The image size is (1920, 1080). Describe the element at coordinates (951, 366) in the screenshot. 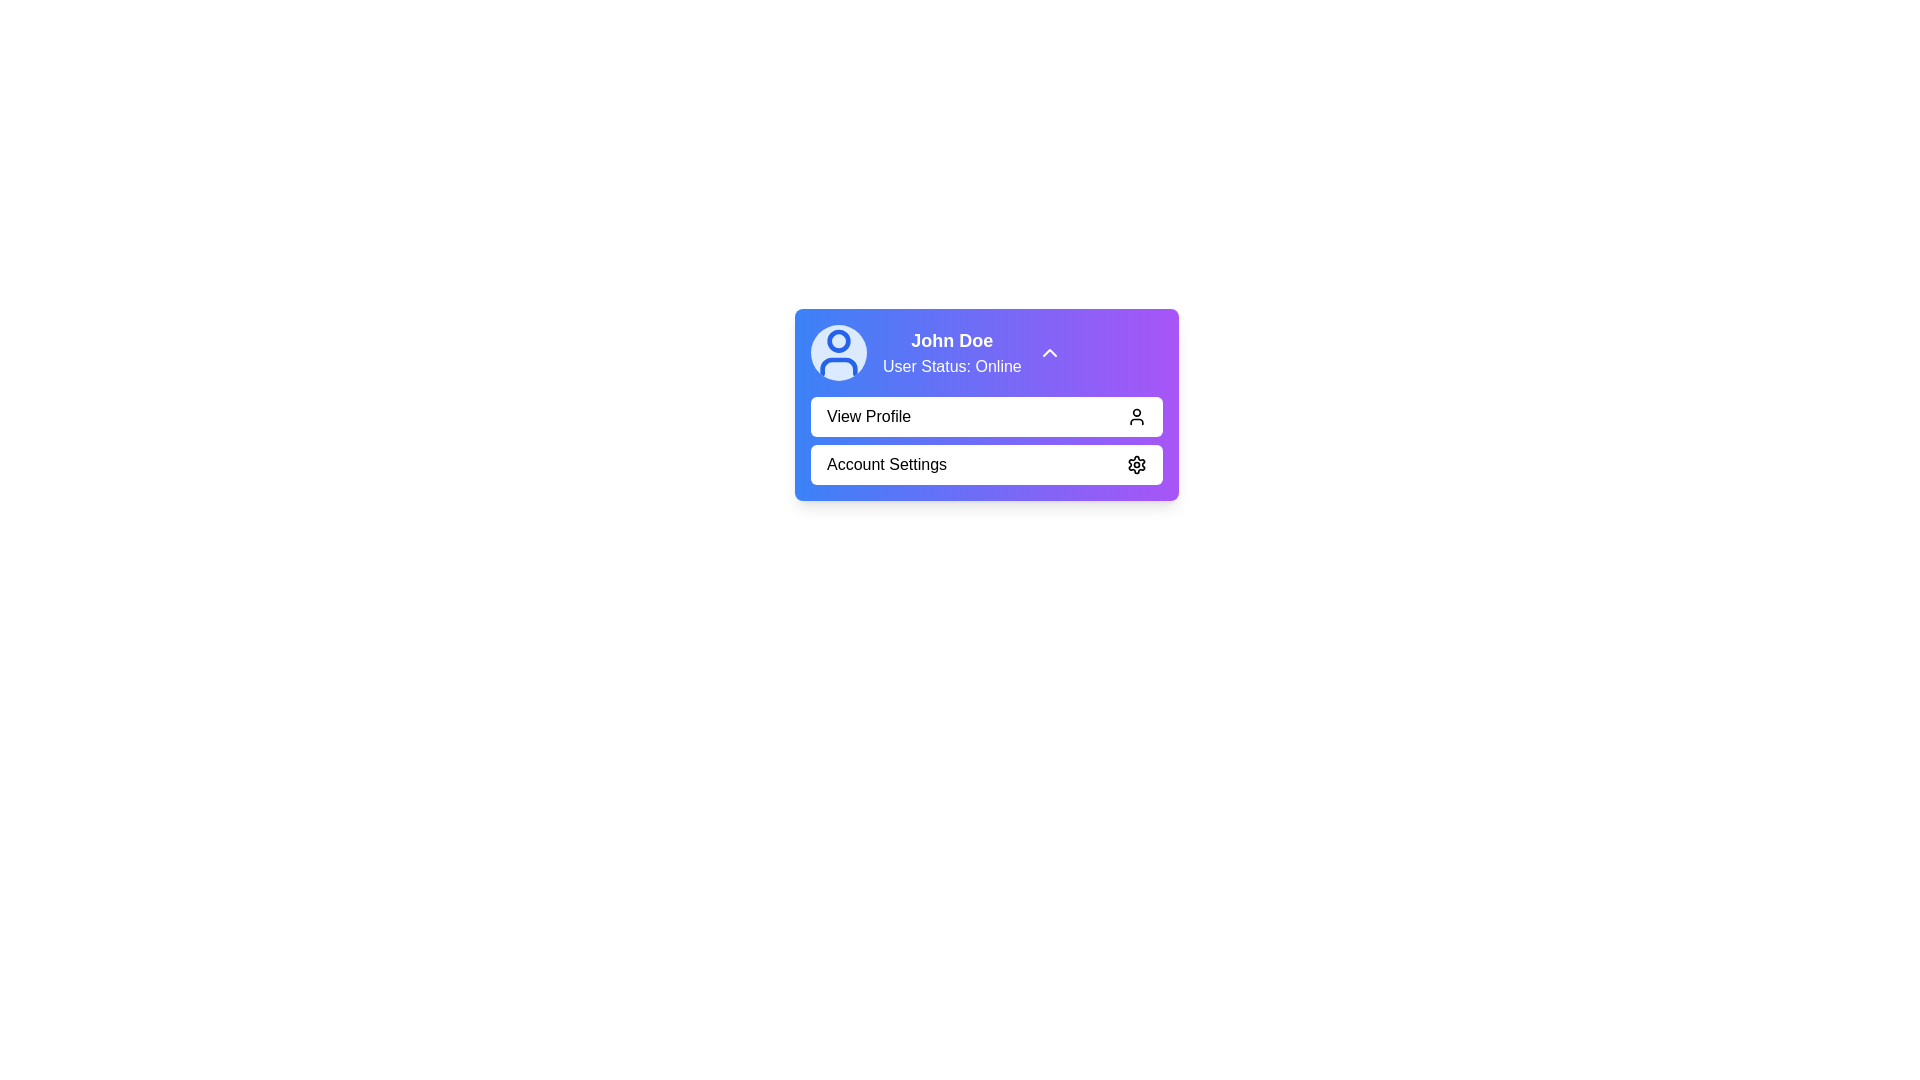

I see `the text label displaying 'User Status: Online' located beneath 'John Doe' within the user information card` at that location.